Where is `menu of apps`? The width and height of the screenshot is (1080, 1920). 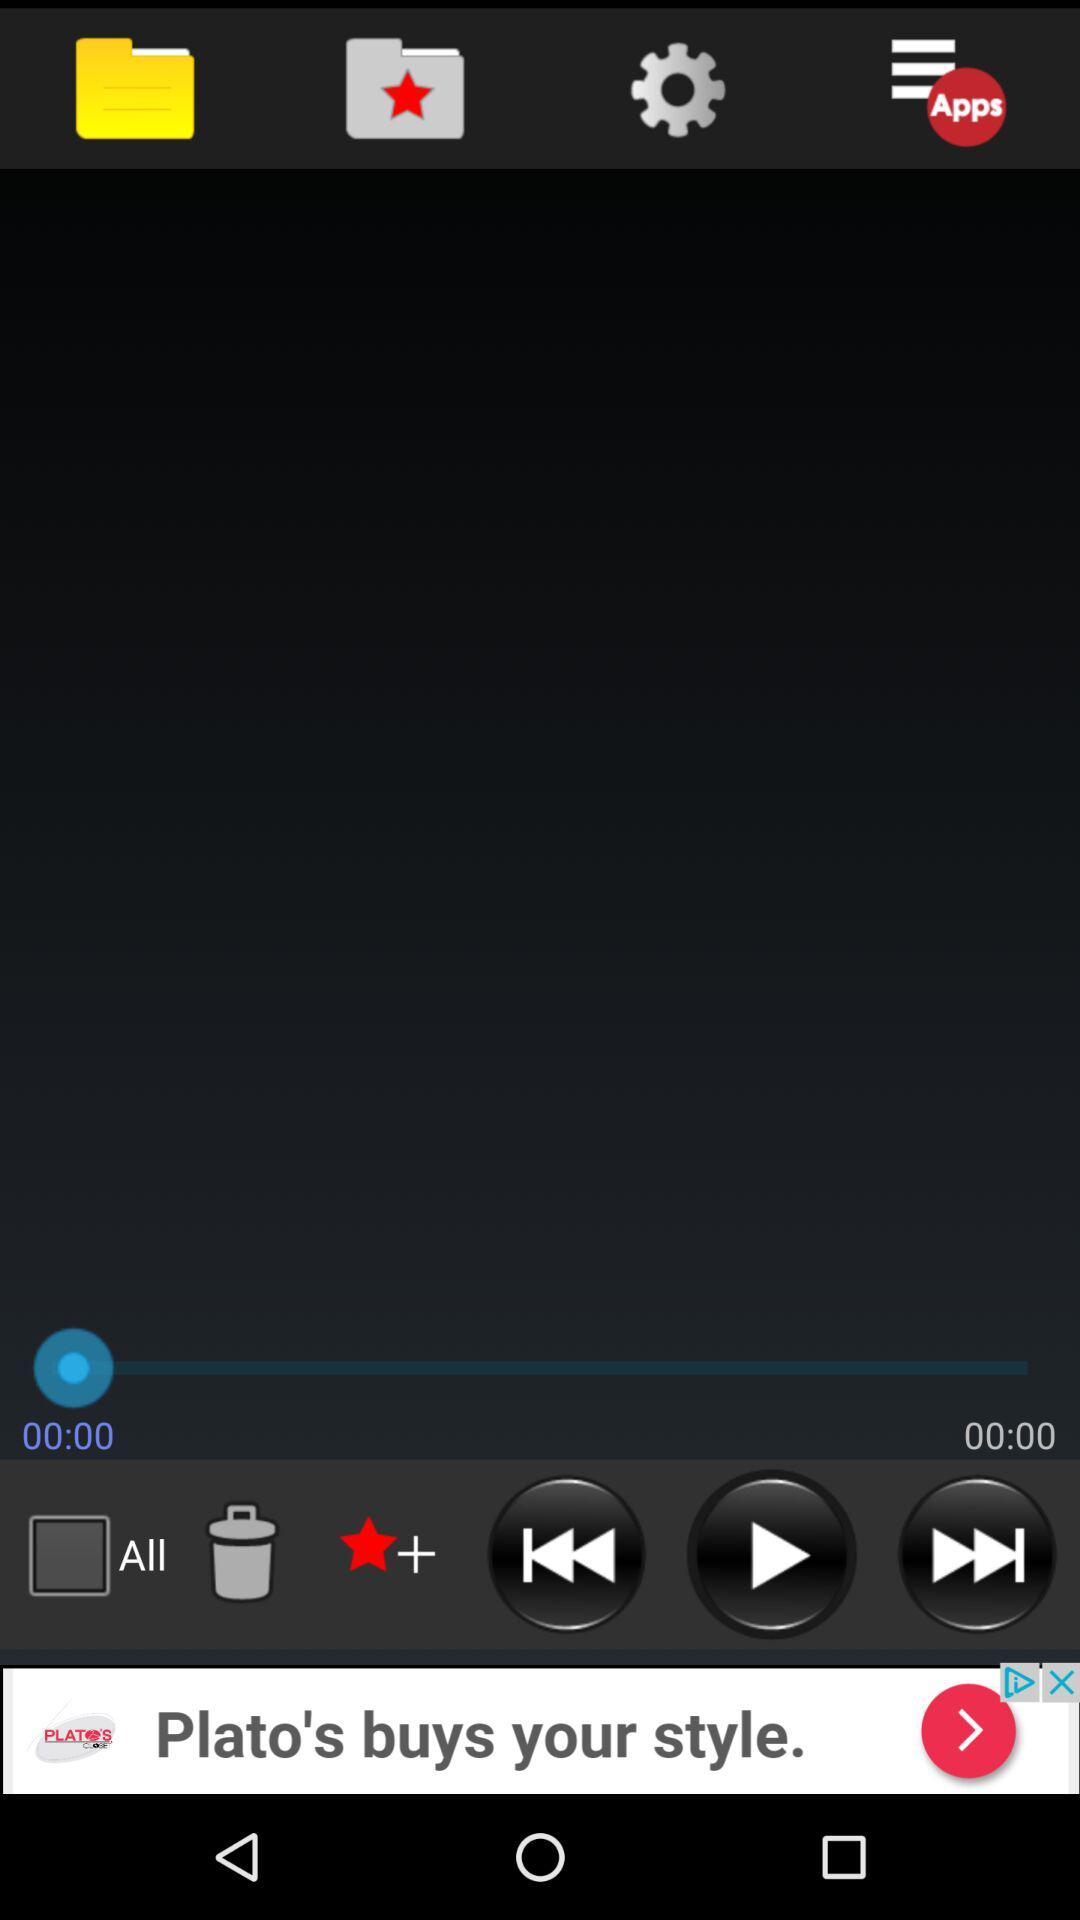
menu of apps is located at coordinates (945, 87).